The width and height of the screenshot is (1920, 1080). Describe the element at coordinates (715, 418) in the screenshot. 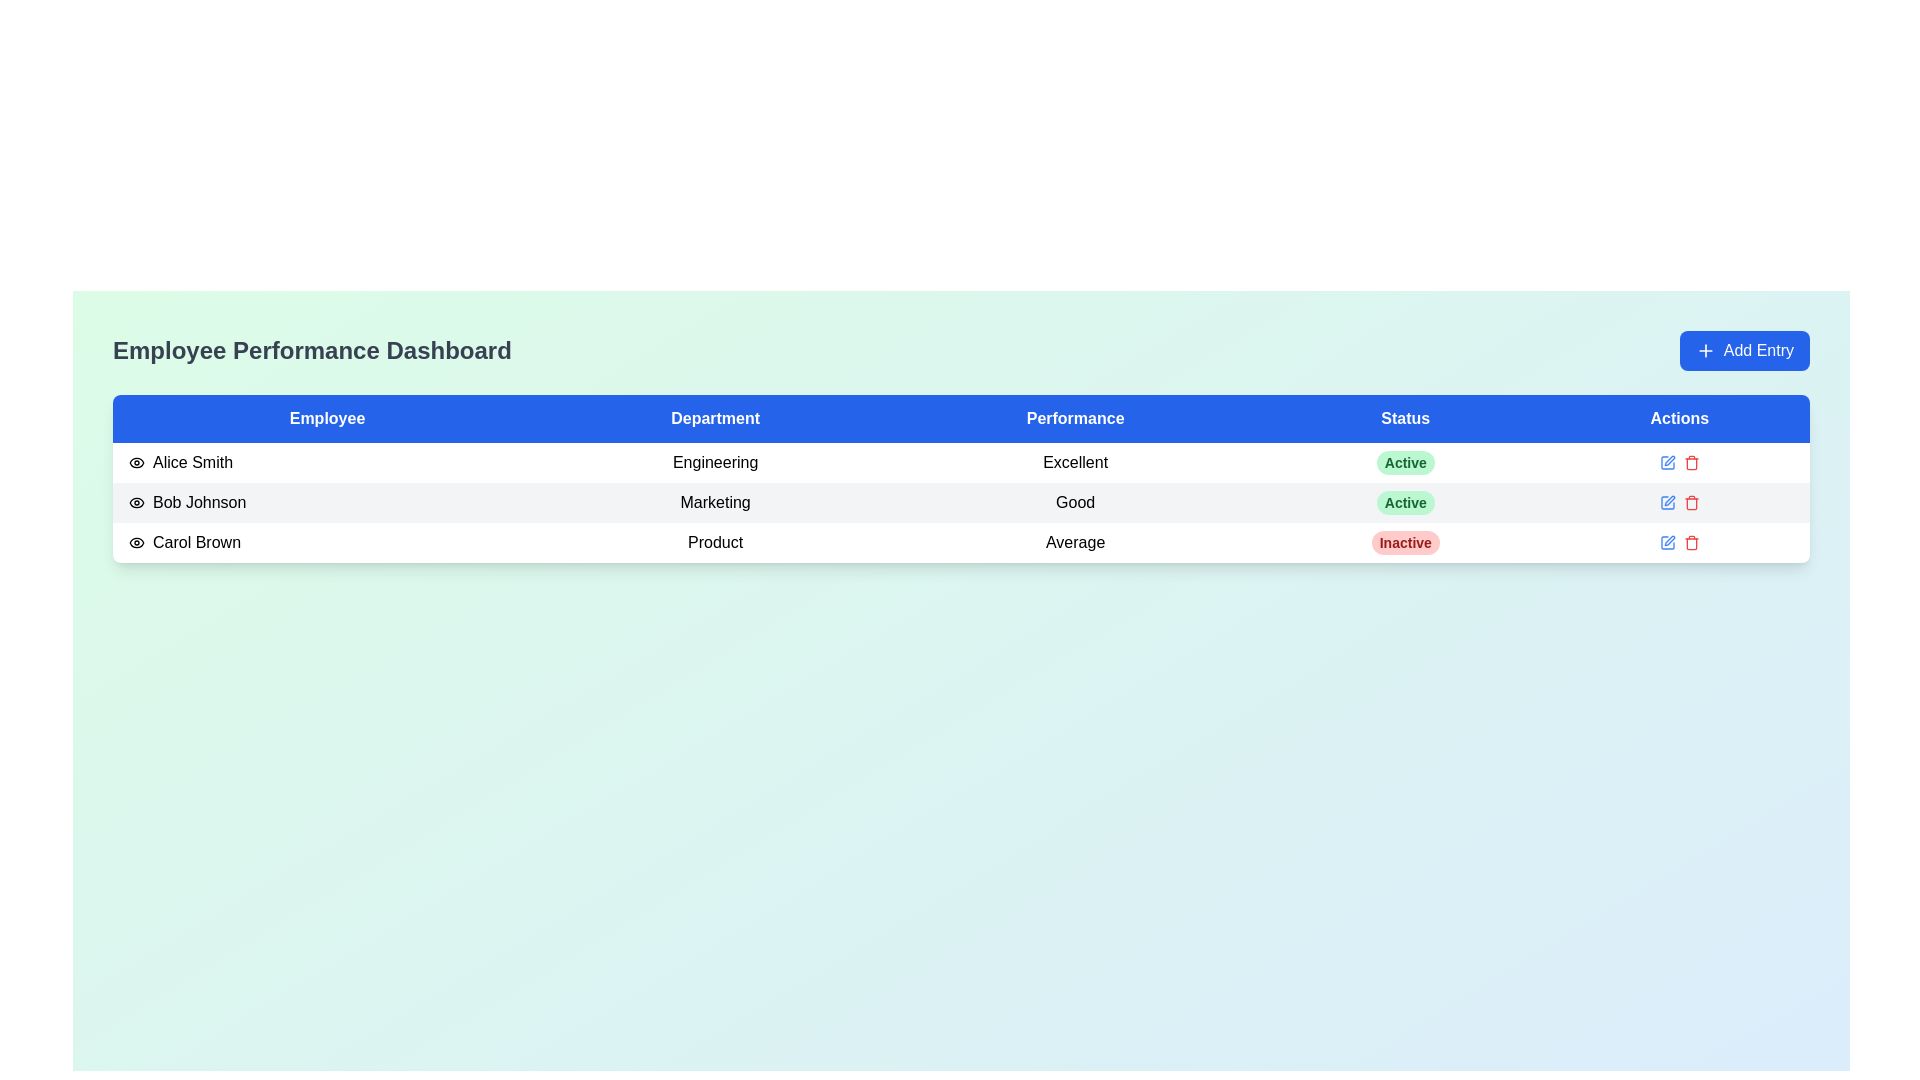

I see `the header label for the department associated with listed employees, which is the second item in the tabular header row between 'Employee' and 'Performance'` at that location.